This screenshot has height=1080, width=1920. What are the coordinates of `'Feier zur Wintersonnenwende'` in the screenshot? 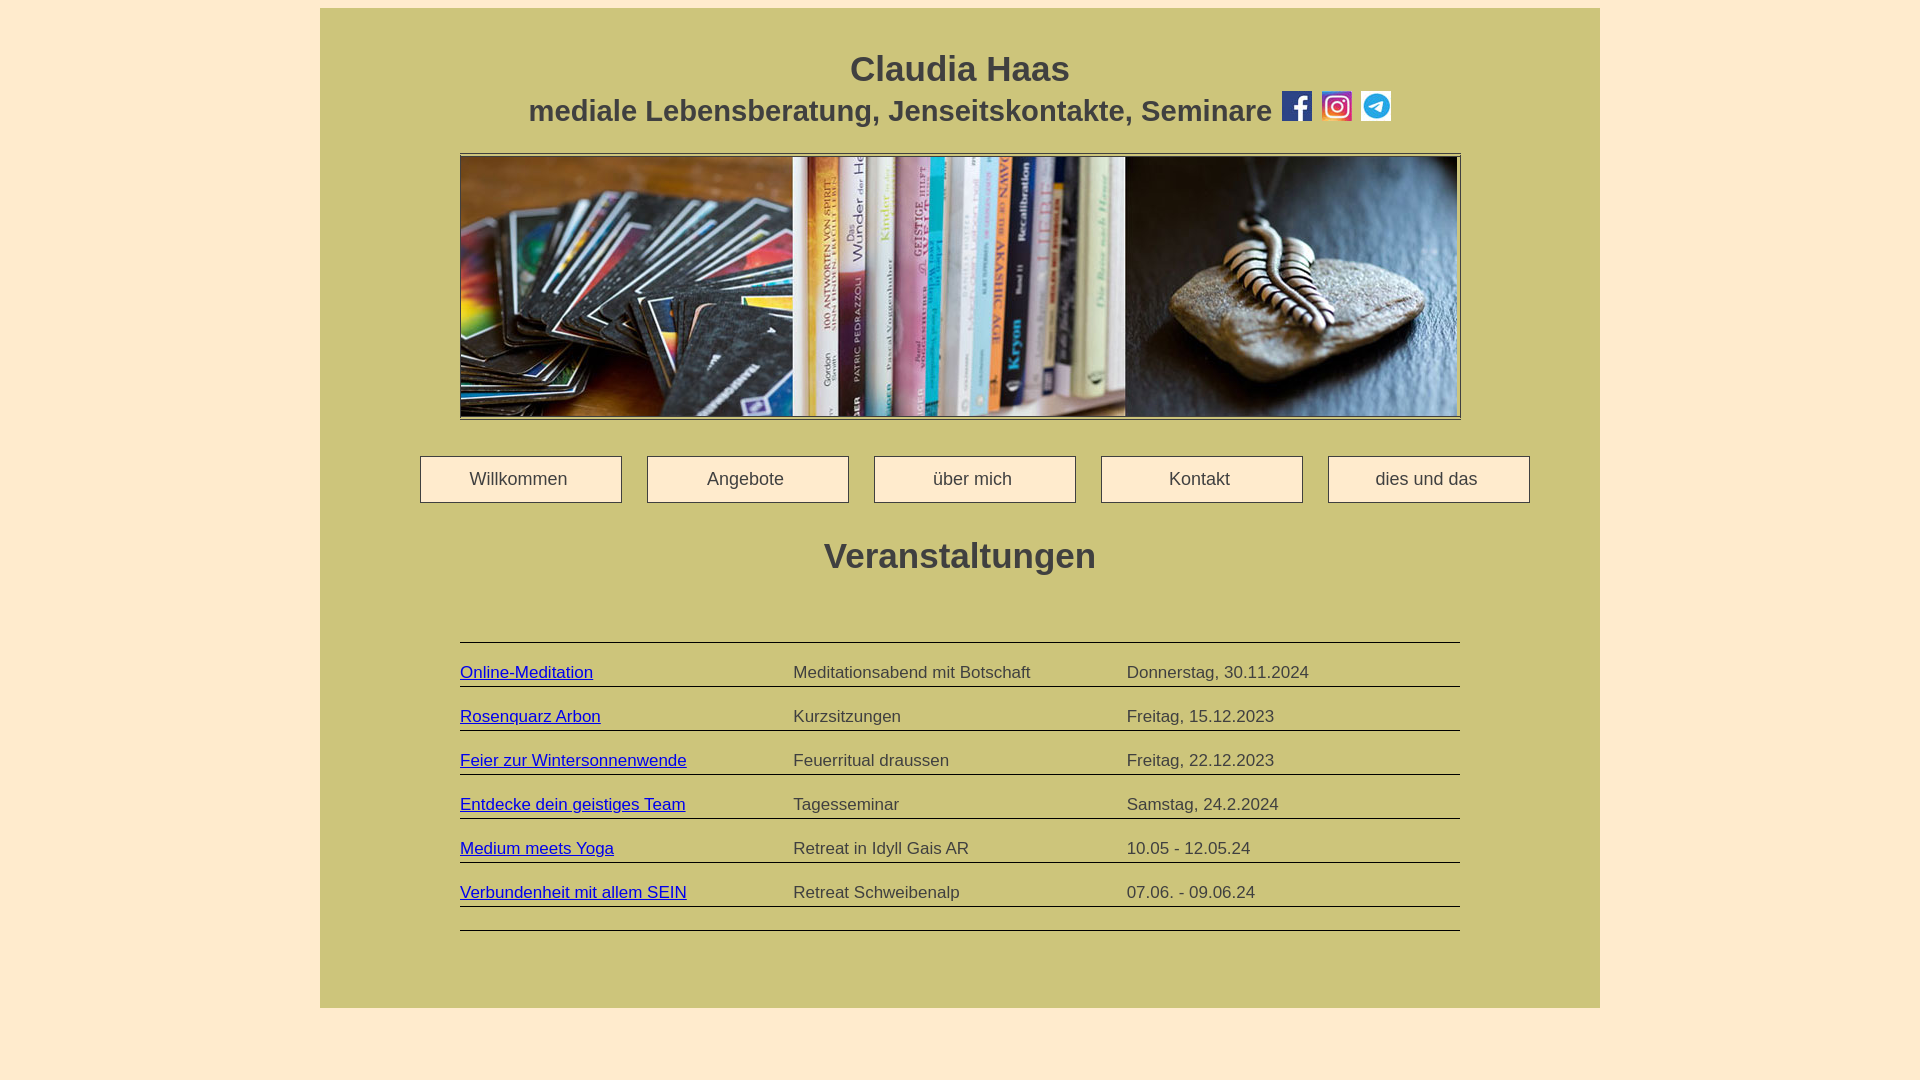 It's located at (572, 760).